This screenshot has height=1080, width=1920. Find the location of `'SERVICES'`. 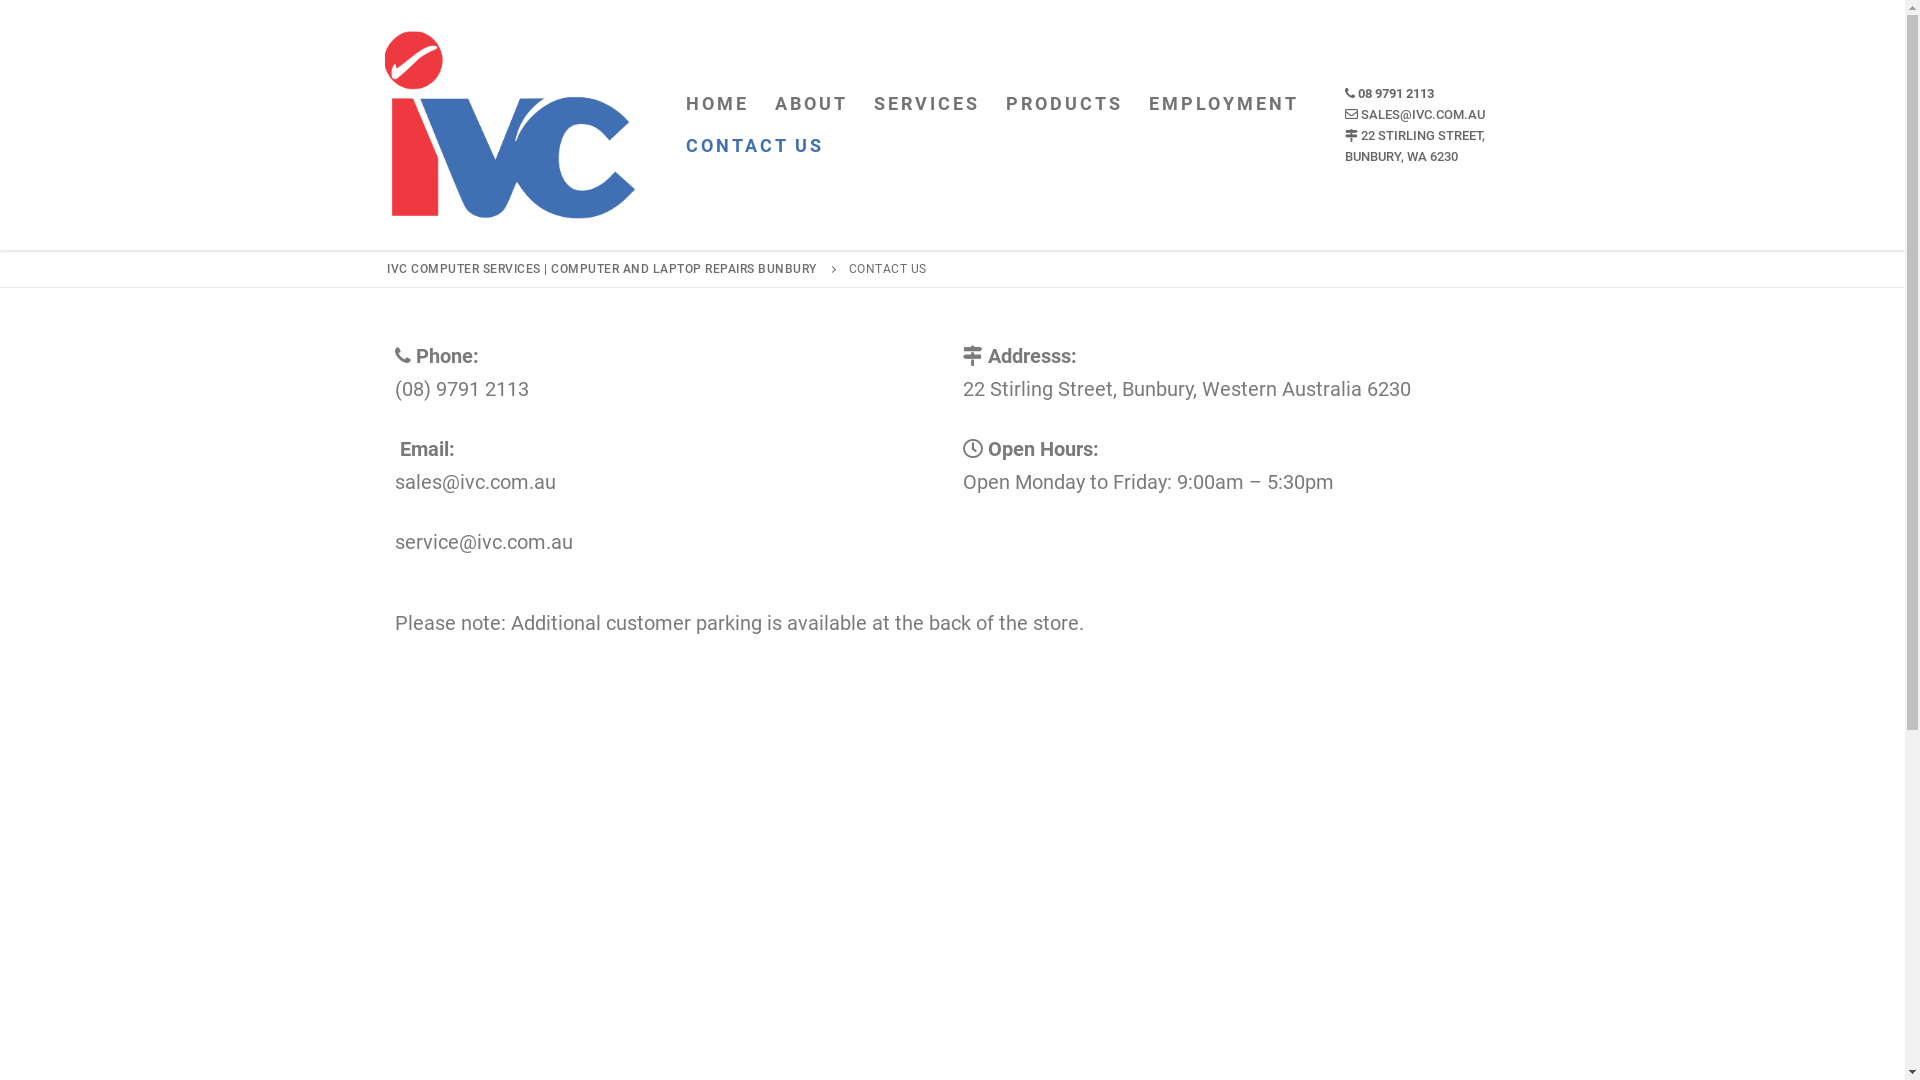

'SERVICES' is located at coordinates (925, 104).